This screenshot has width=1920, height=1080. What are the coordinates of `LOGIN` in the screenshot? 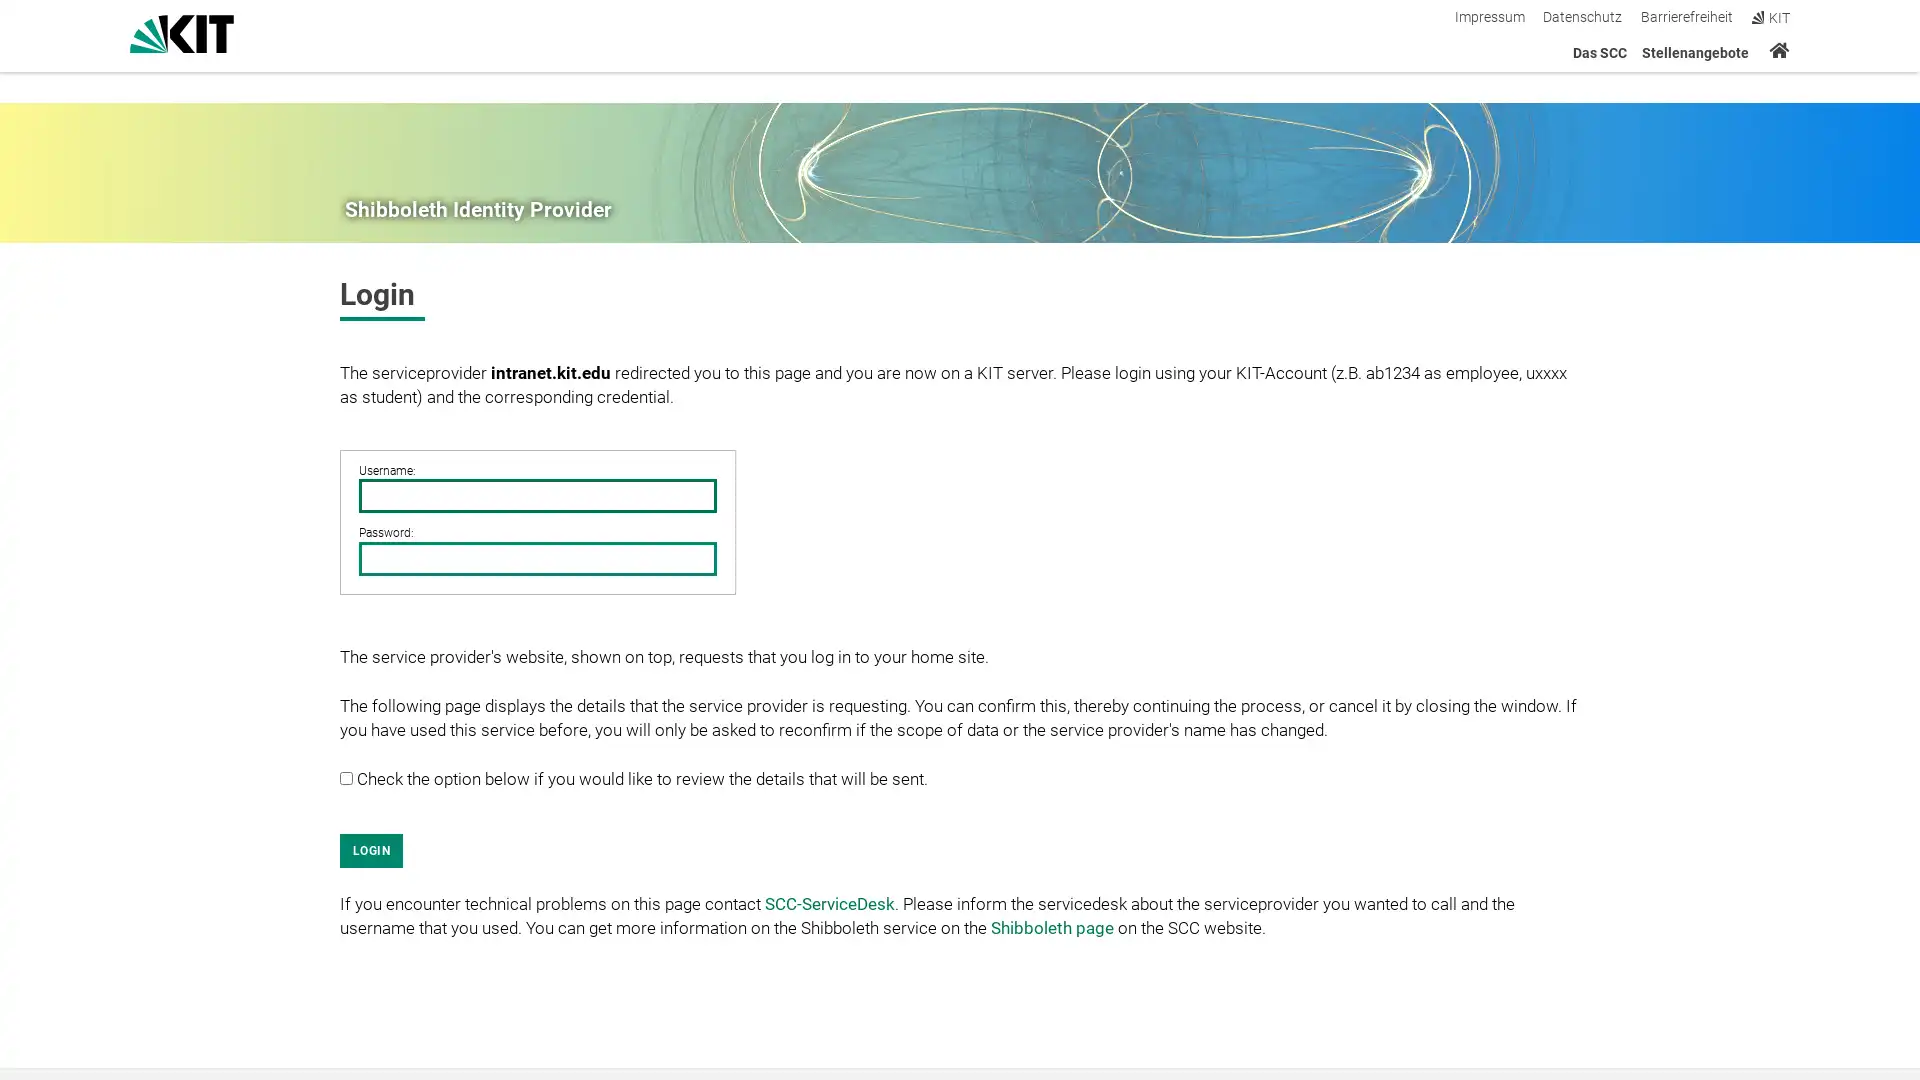 It's located at (370, 849).